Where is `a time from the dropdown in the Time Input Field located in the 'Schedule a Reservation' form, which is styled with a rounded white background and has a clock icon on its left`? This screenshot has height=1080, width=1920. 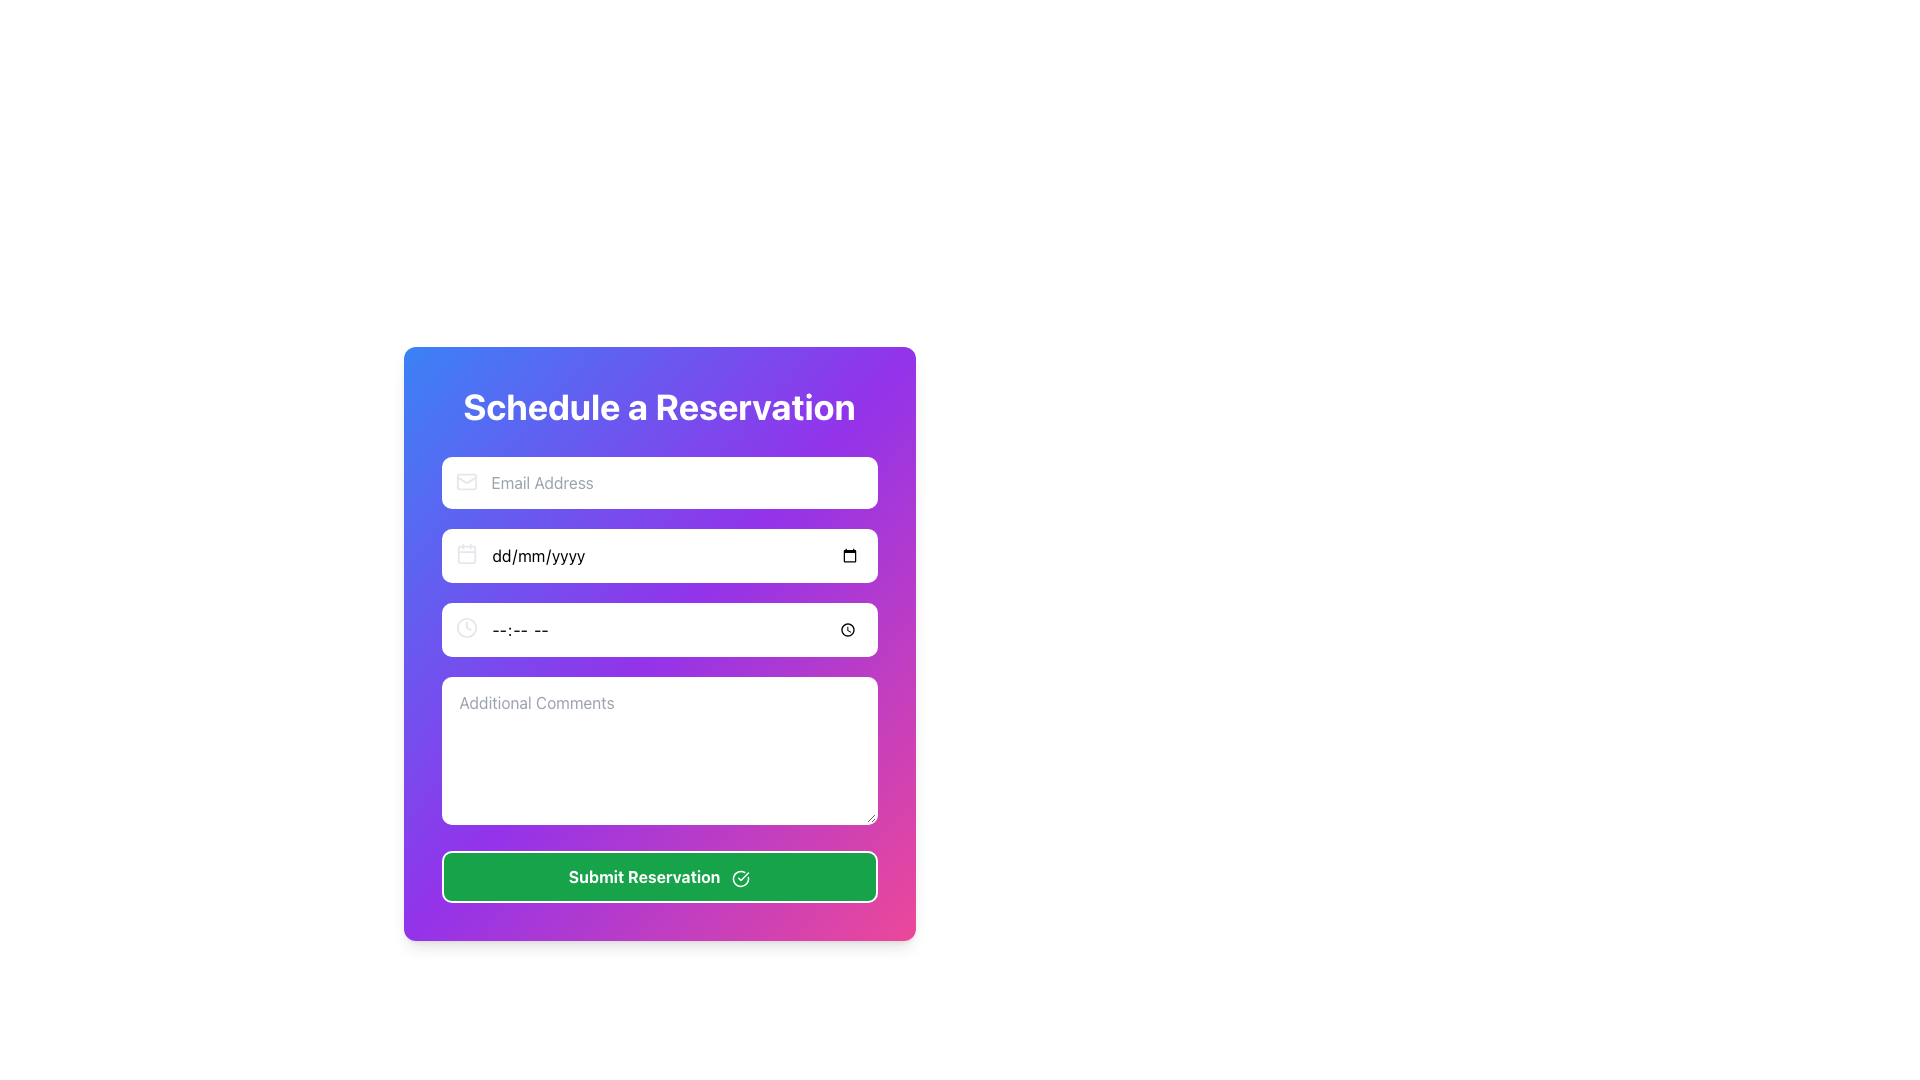
a time from the dropdown in the Time Input Field located in the 'Schedule a Reservation' form, which is styled with a rounded white background and has a clock icon on its left is located at coordinates (659, 628).